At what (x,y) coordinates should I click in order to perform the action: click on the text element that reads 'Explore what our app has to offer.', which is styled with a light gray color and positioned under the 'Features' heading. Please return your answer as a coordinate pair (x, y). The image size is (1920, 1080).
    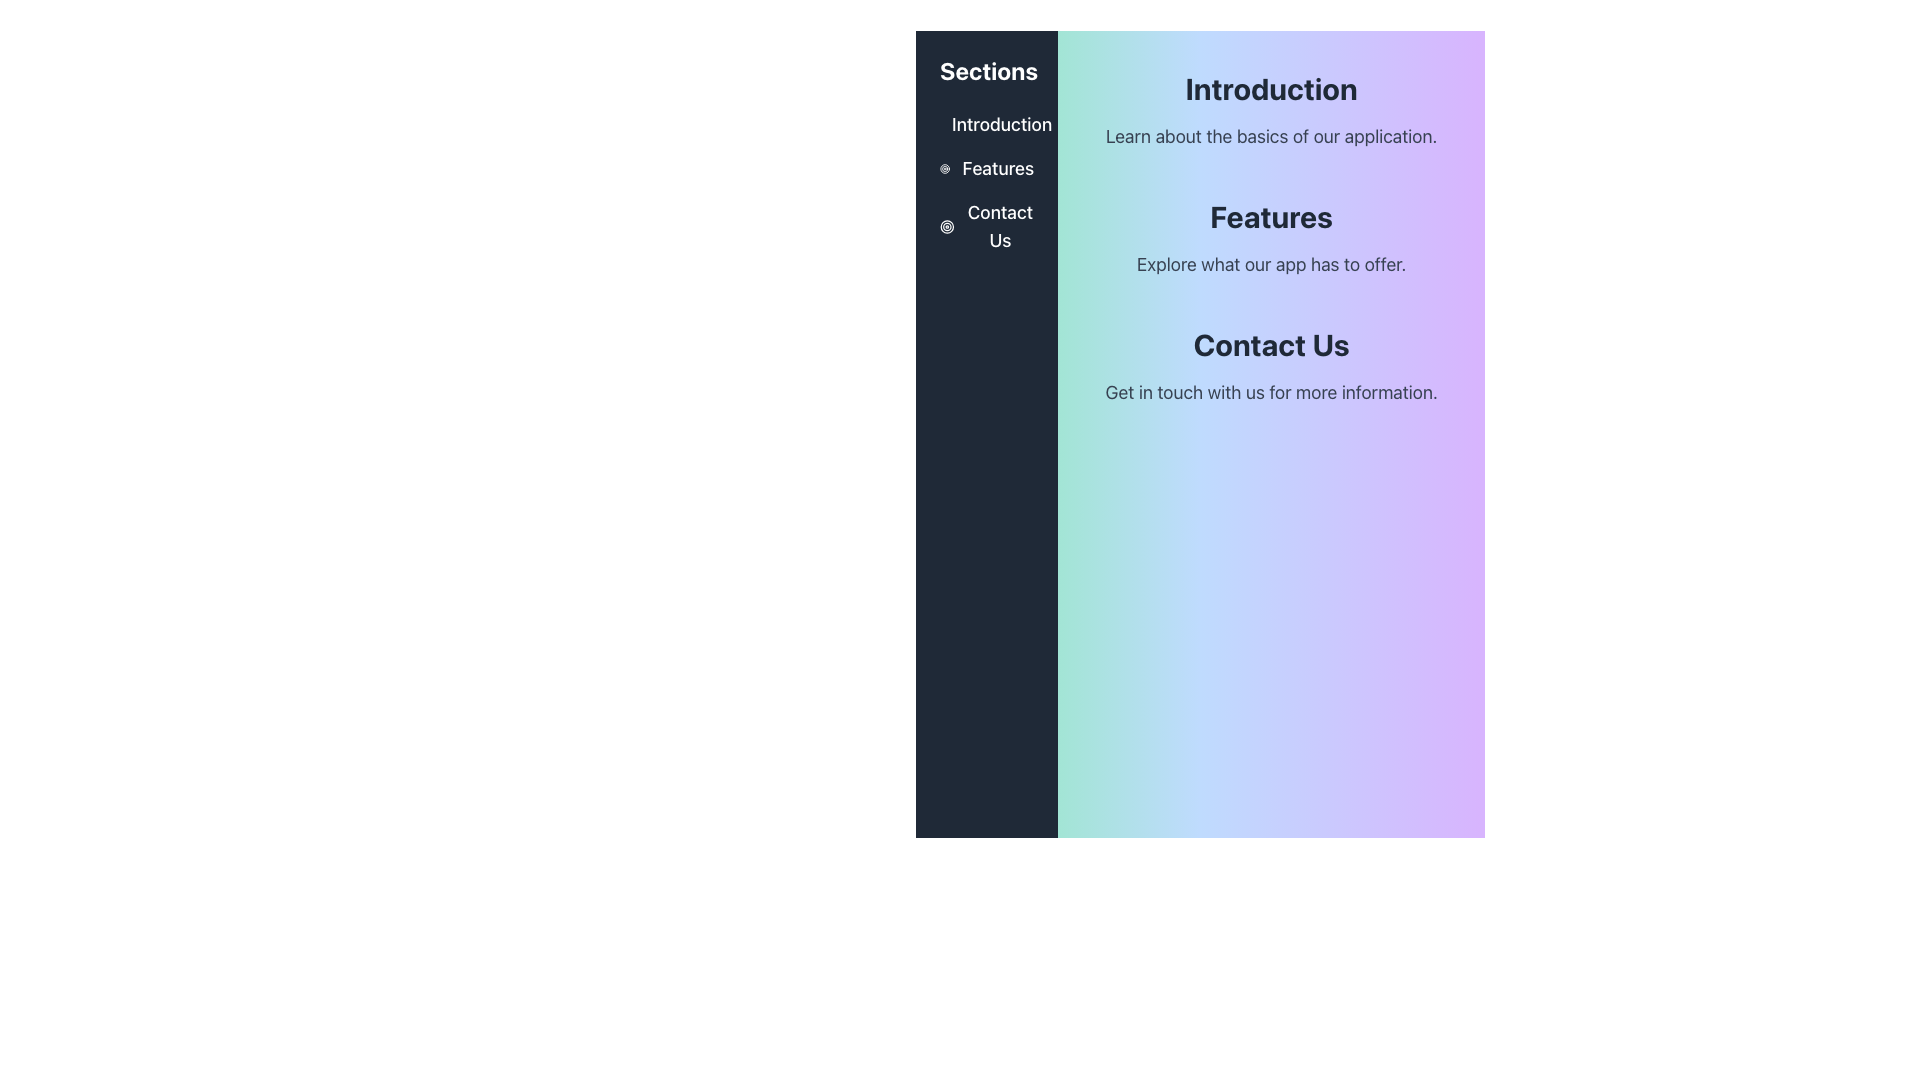
    Looking at the image, I should click on (1270, 264).